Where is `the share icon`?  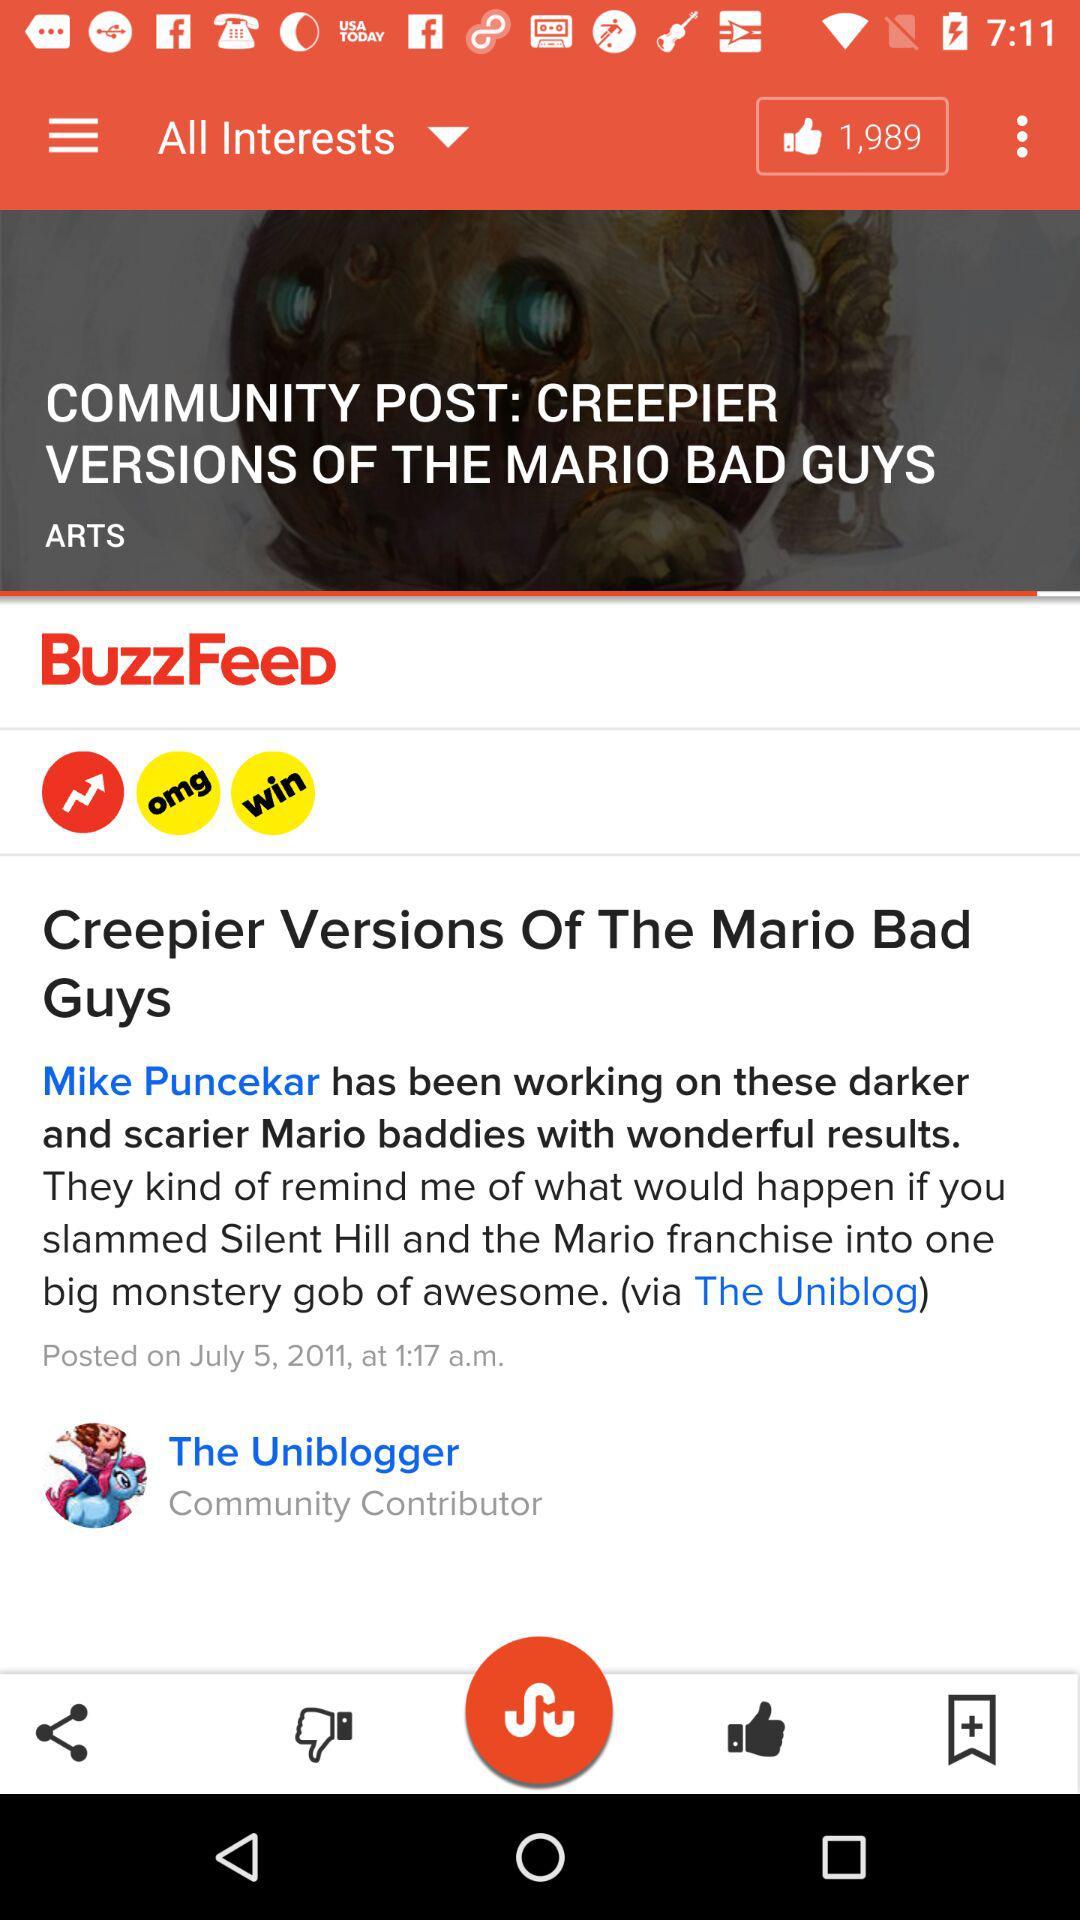 the share icon is located at coordinates (61, 1730).